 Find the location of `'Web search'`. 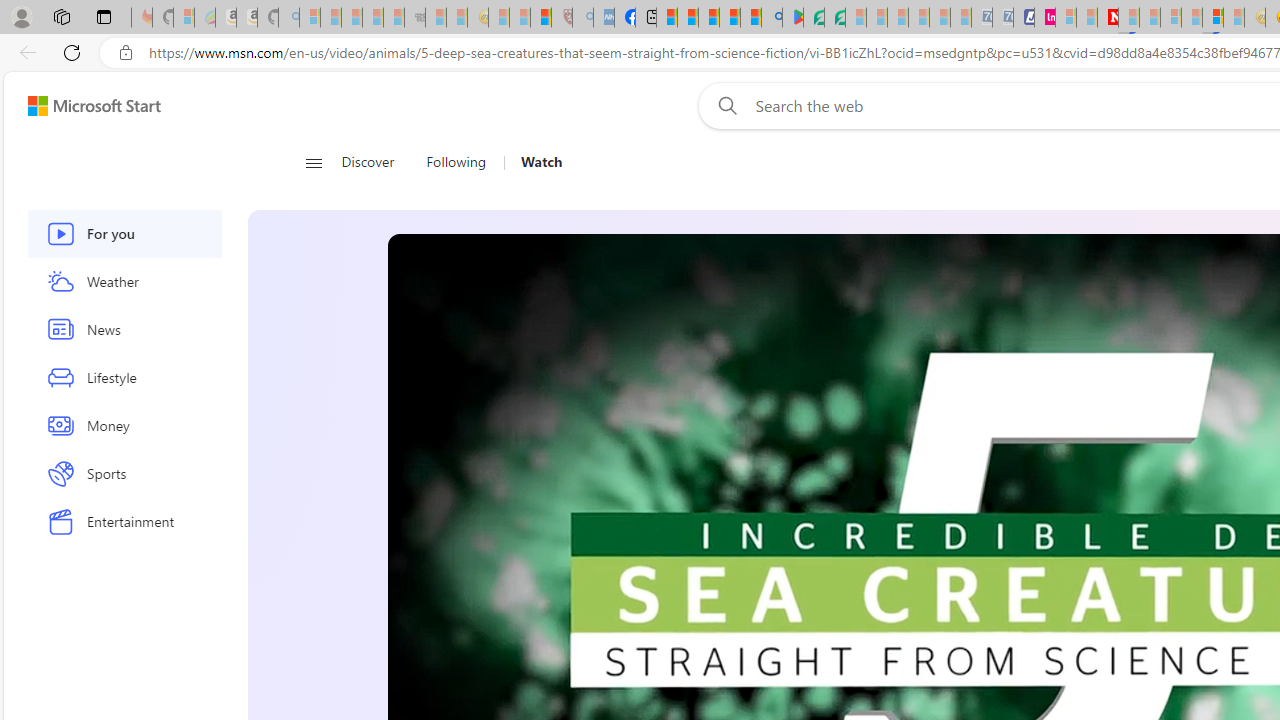

'Web search' is located at coordinates (723, 105).